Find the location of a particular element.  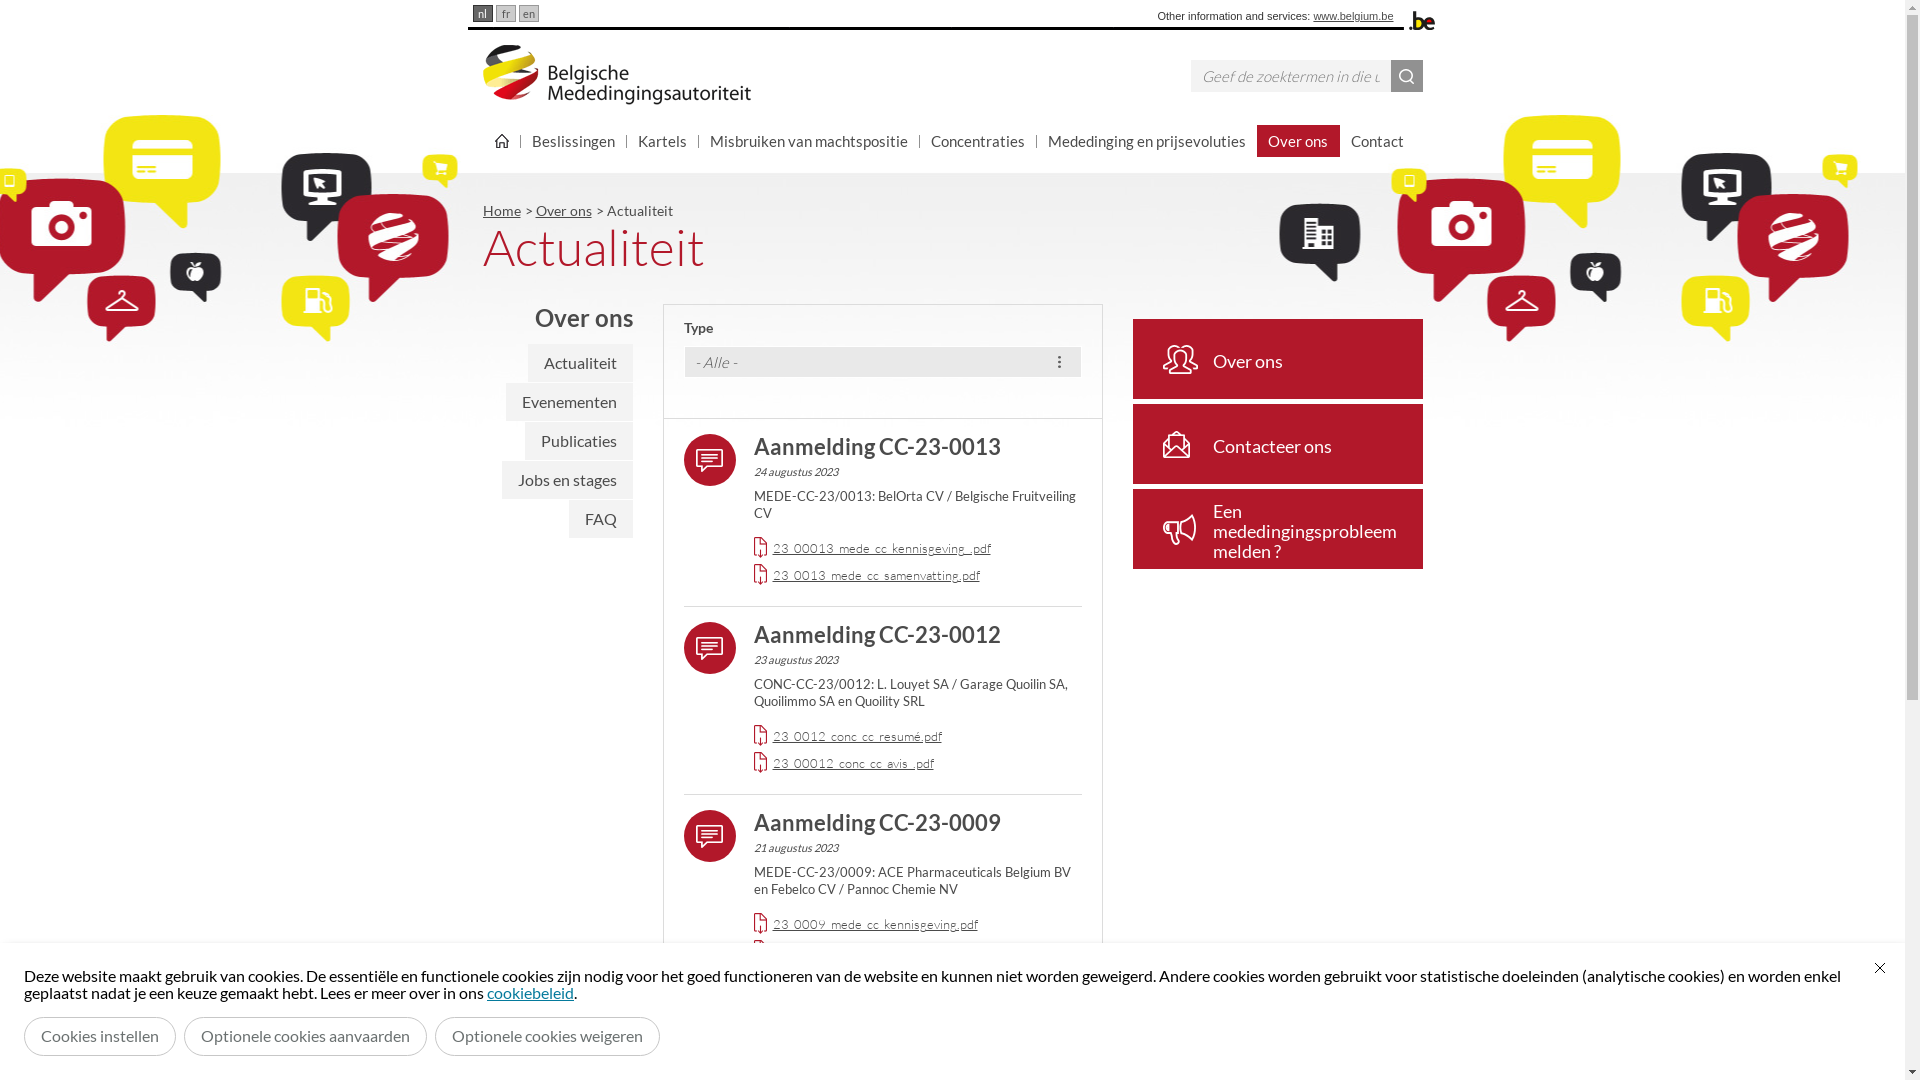

'Aanmelding CC-23-0012' is located at coordinates (877, 634).